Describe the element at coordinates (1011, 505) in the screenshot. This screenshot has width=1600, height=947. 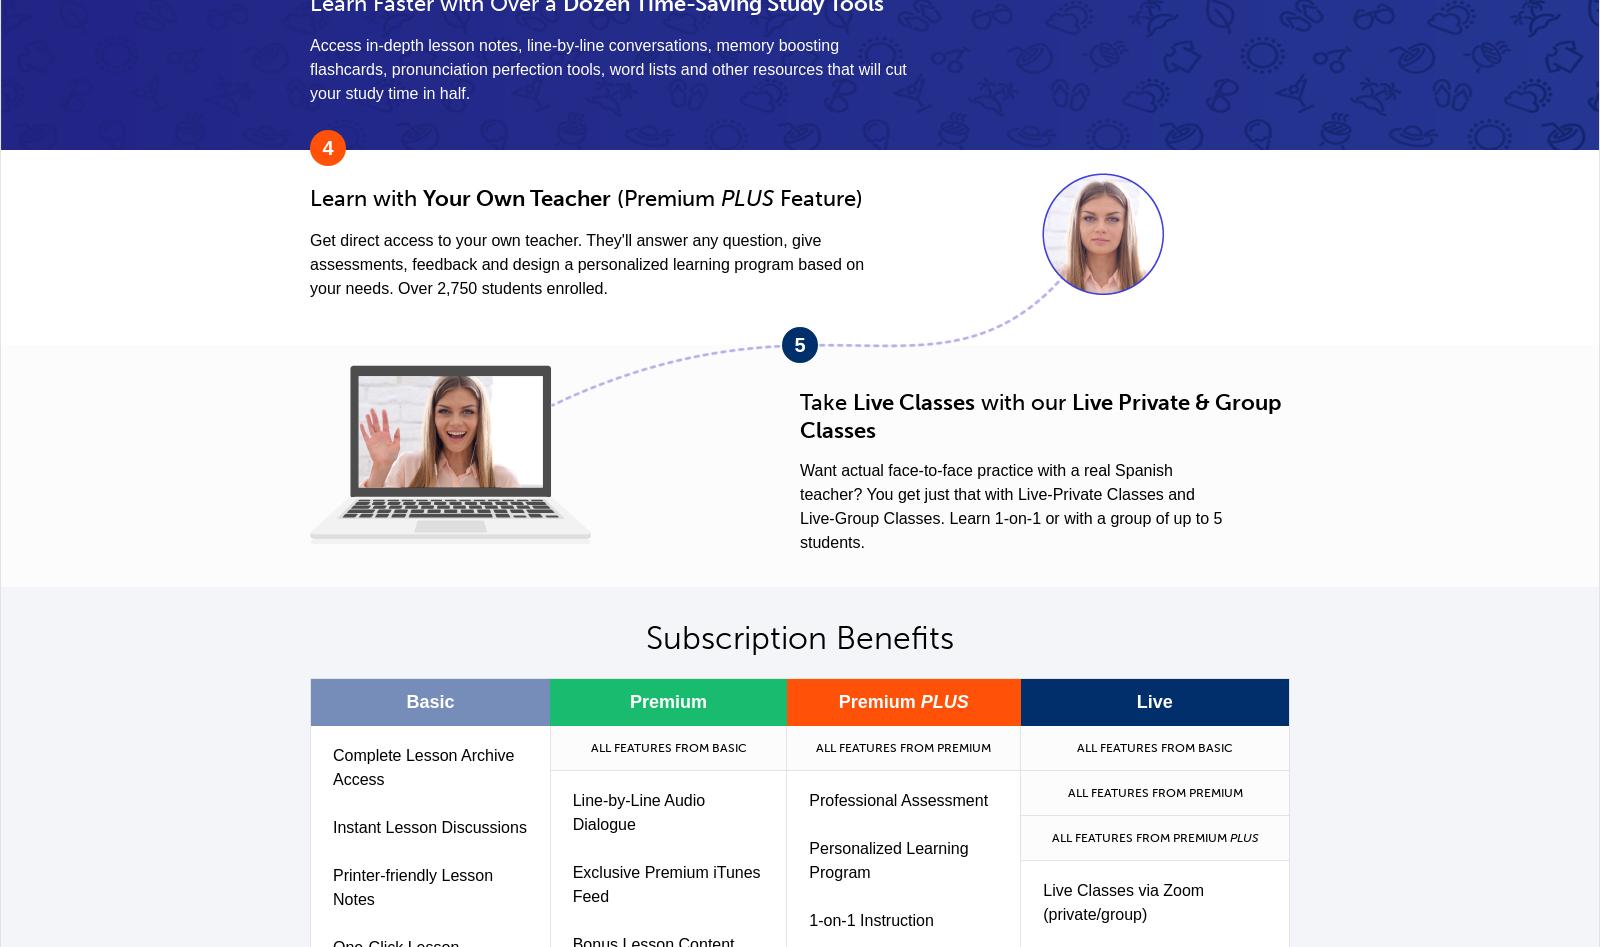
I see `'Want actual face-to-face practice with a real Spanish teacher? You get just that with Live-Private Classes and Live-Group Classes. Learn 1-on-1 or with a group of up to 5 students.'` at that location.